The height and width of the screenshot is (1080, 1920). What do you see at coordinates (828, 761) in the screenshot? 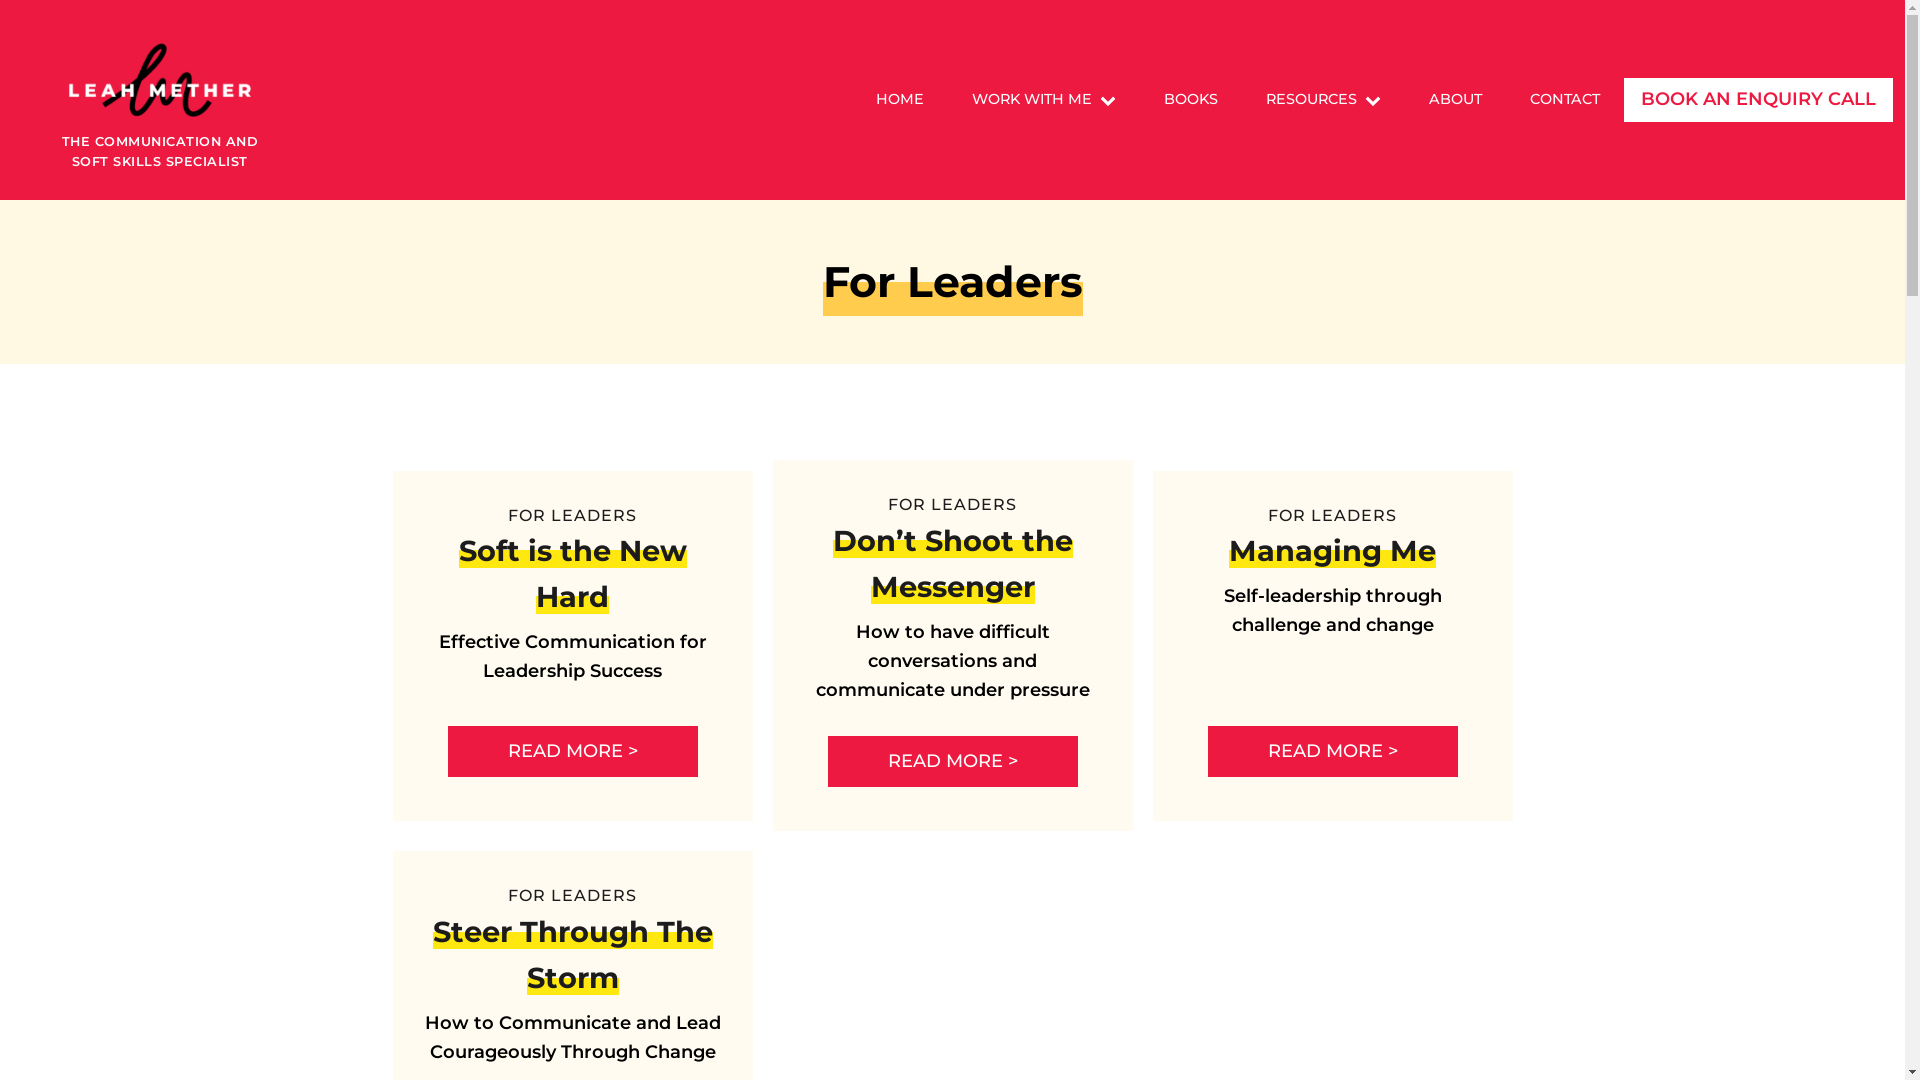
I see `'READ MORE >'` at bounding box center [828, 761].